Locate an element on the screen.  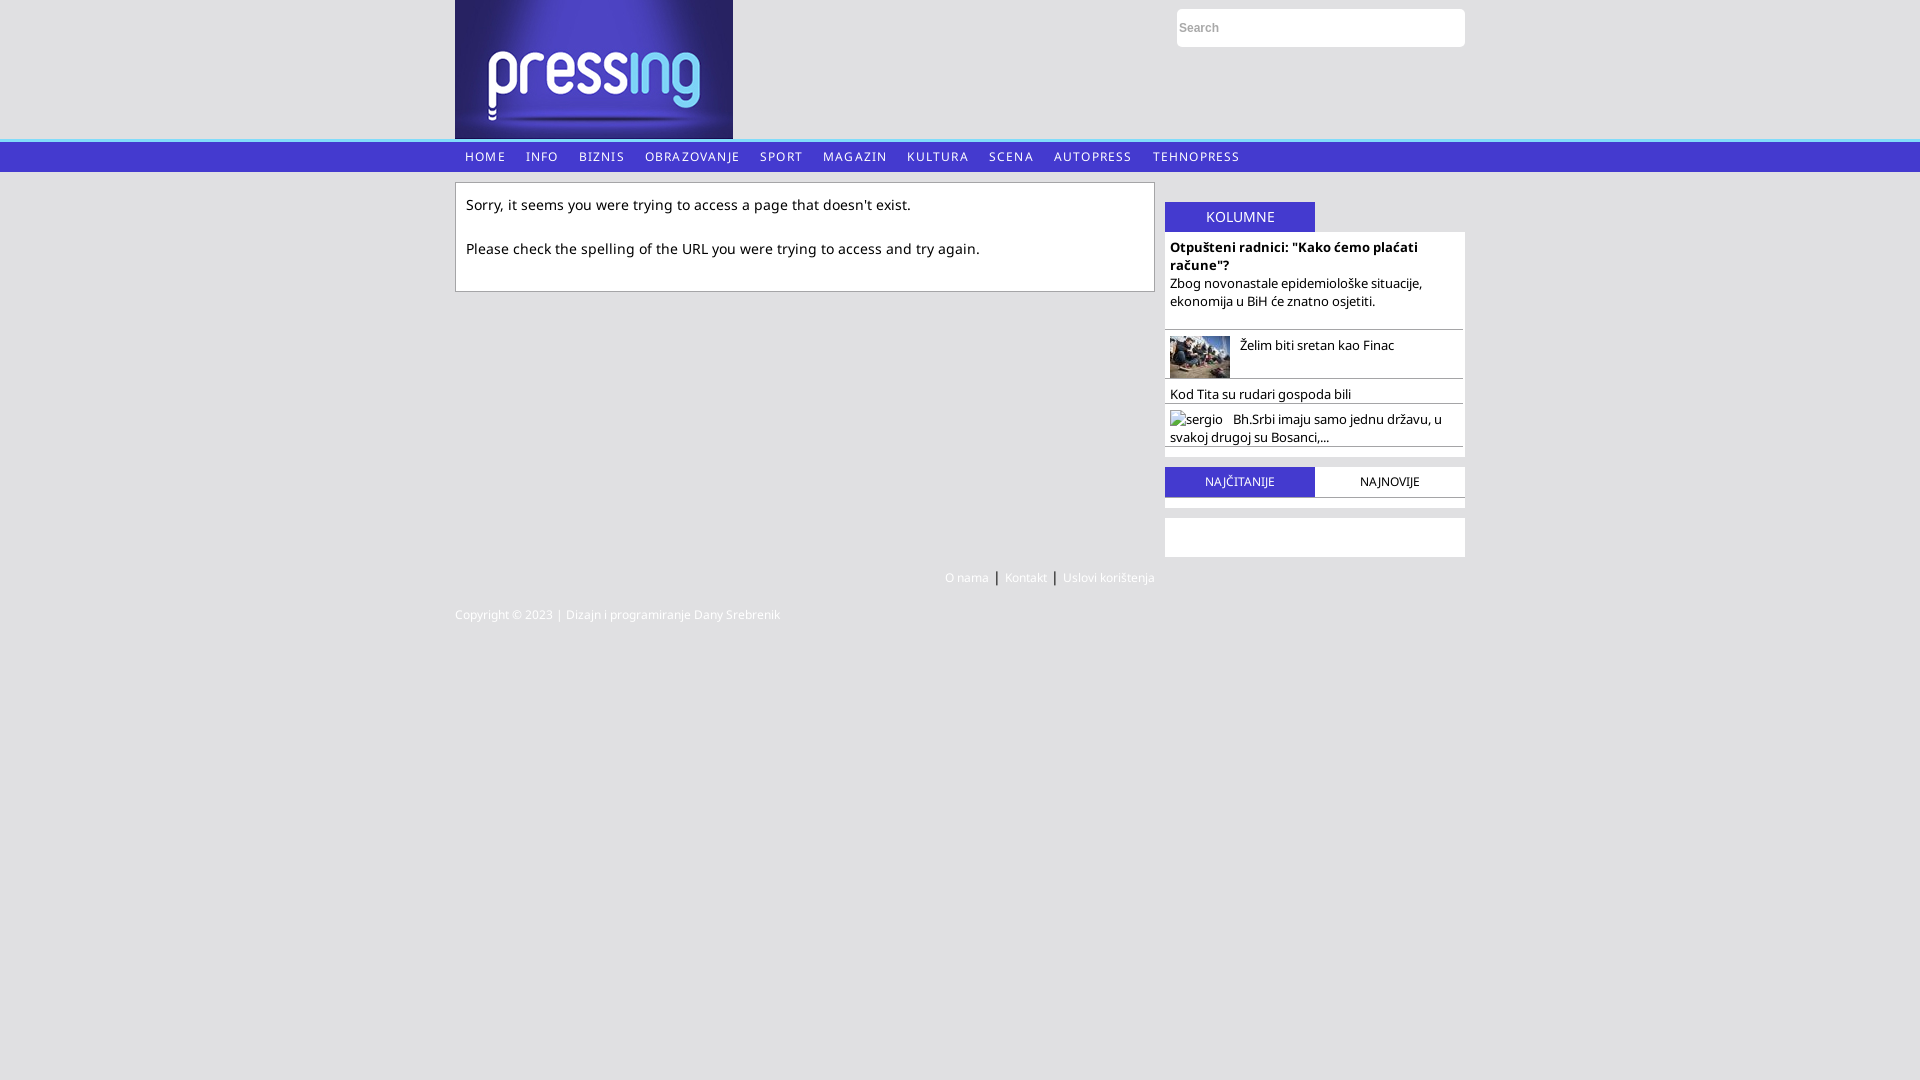
'Kod Tita su rudari gospoda bili' is located at coordinates (1314, 393).